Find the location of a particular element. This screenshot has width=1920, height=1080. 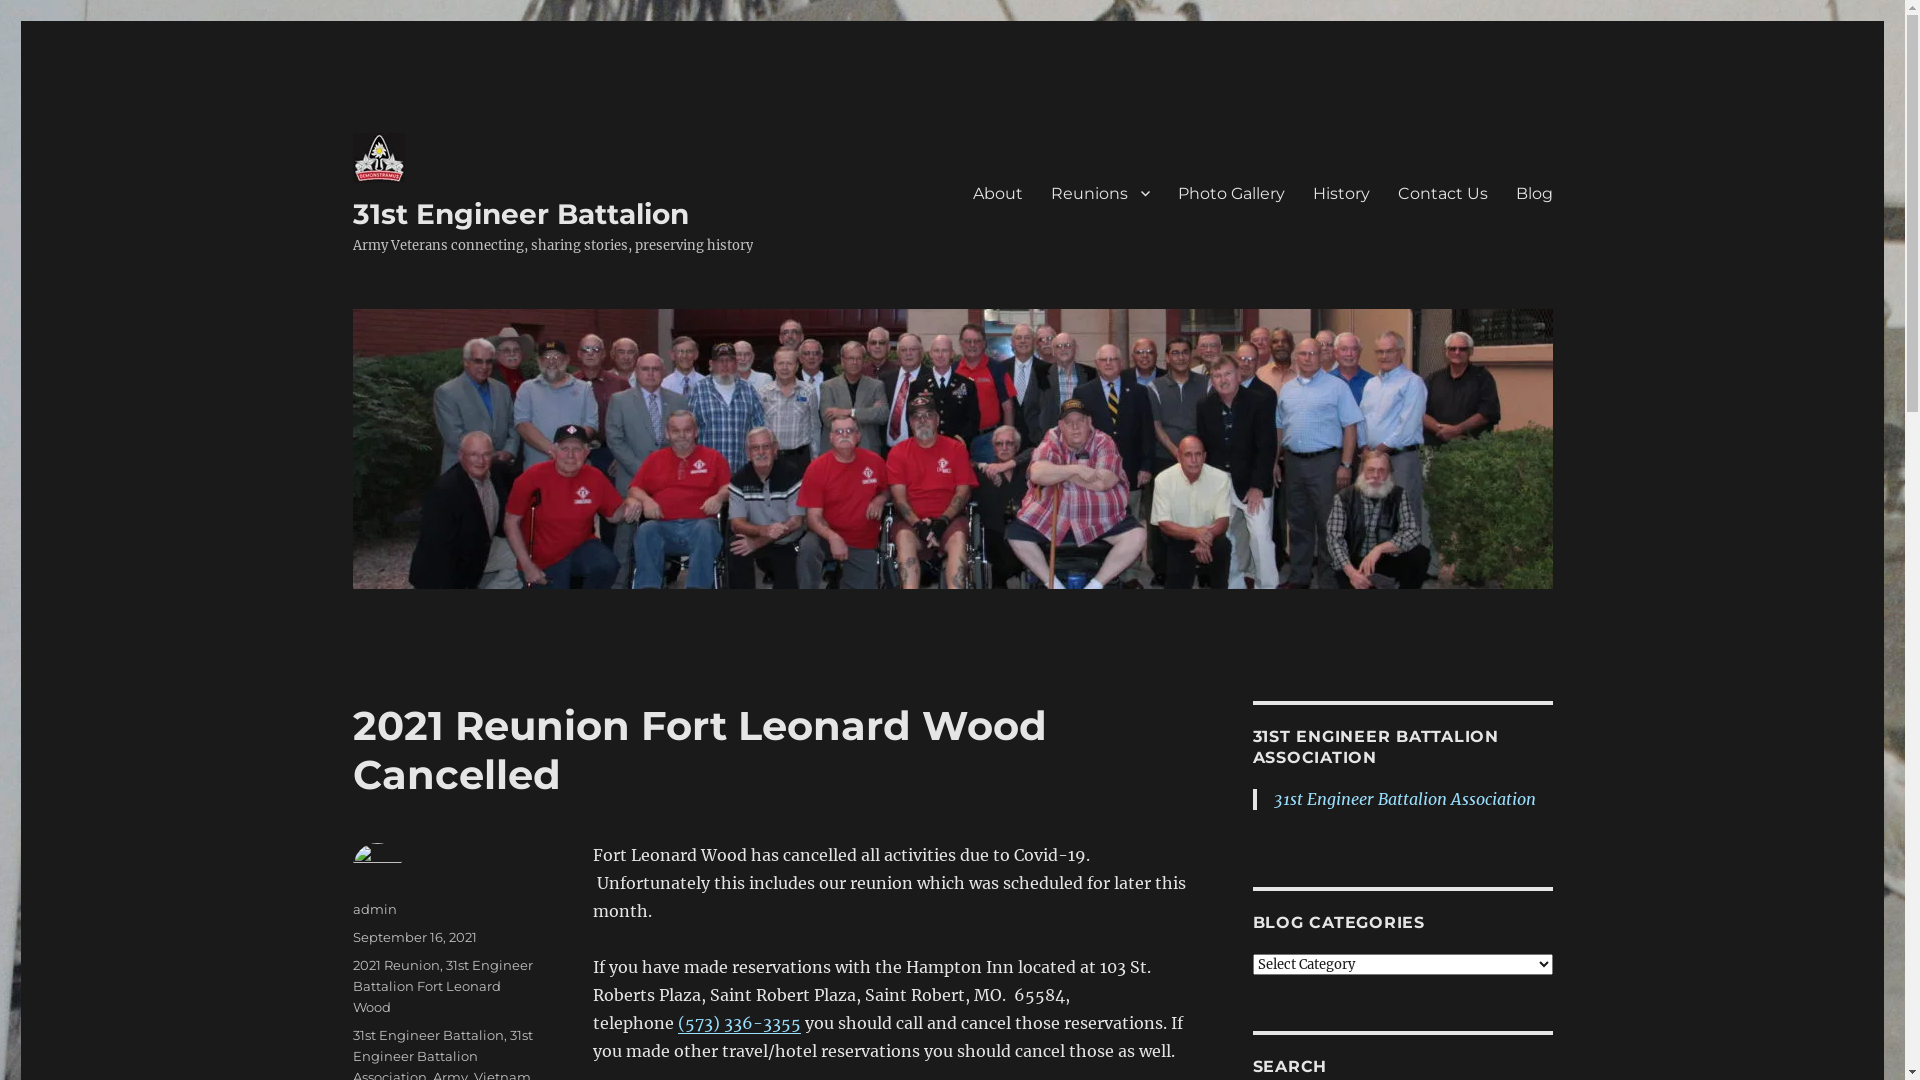

'(573) 336-3355' is located at coordinates (738, 1022).